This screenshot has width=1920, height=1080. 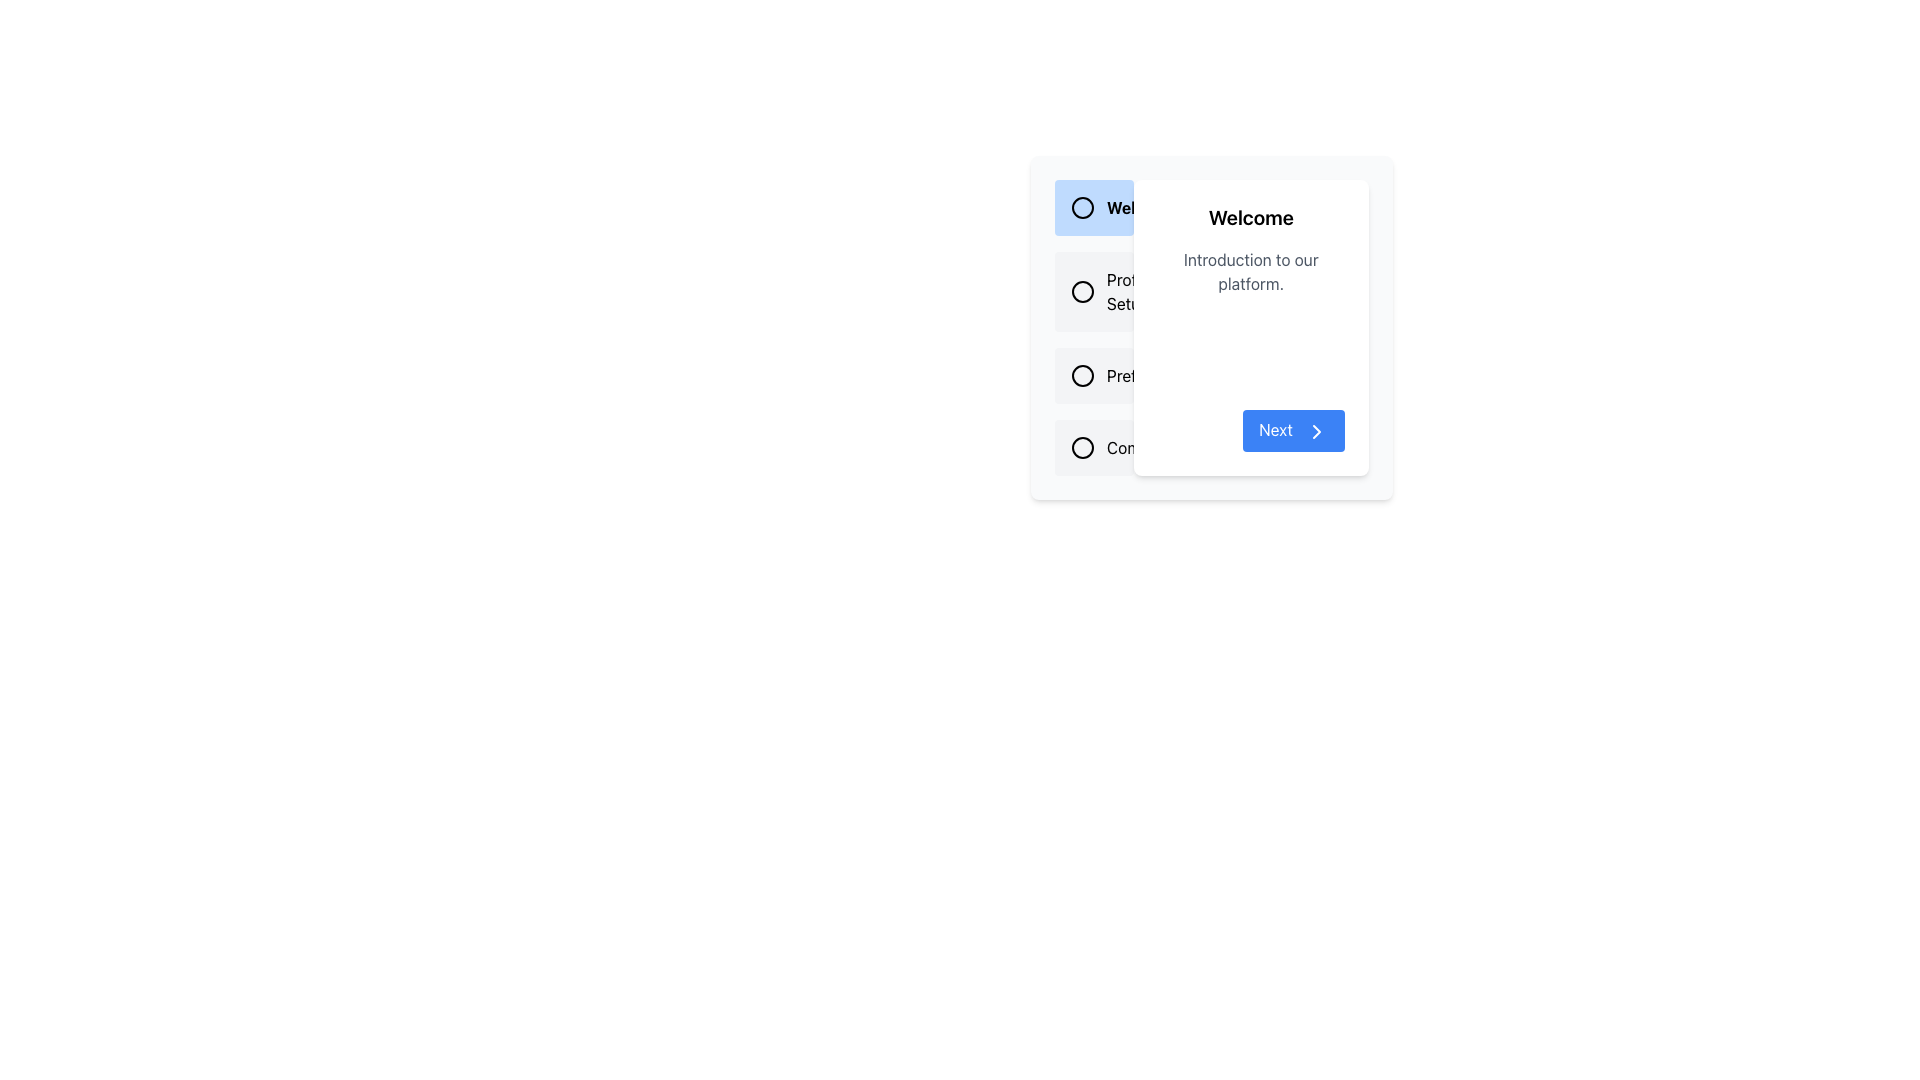 What do you see at coordinates (1093, 292) in the screenshot?
I see `the 'Profile Setup' button located below the 'Welcome' option and above the 'Preferences' option in the vertical list of options` at bounding box center [1093, 292].